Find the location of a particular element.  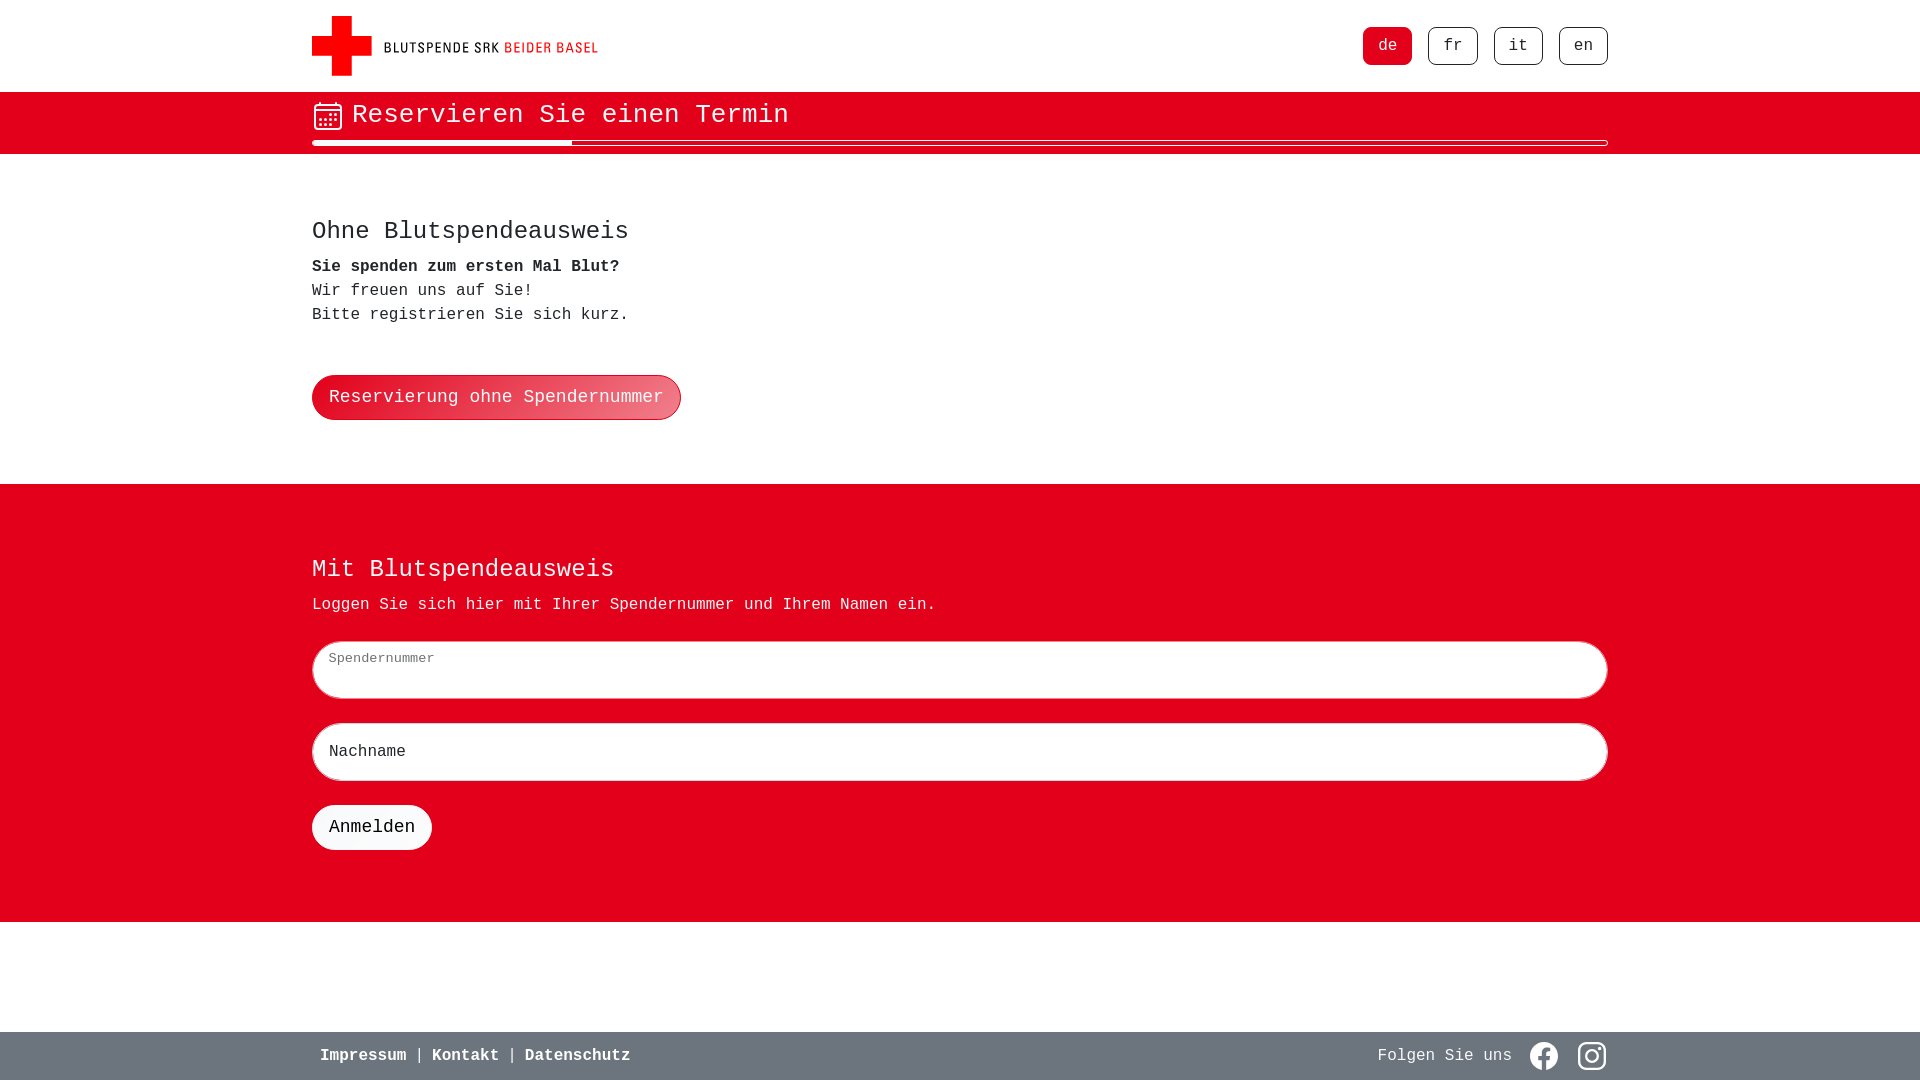

'Impressum' is located at coordinates (320, 1055).